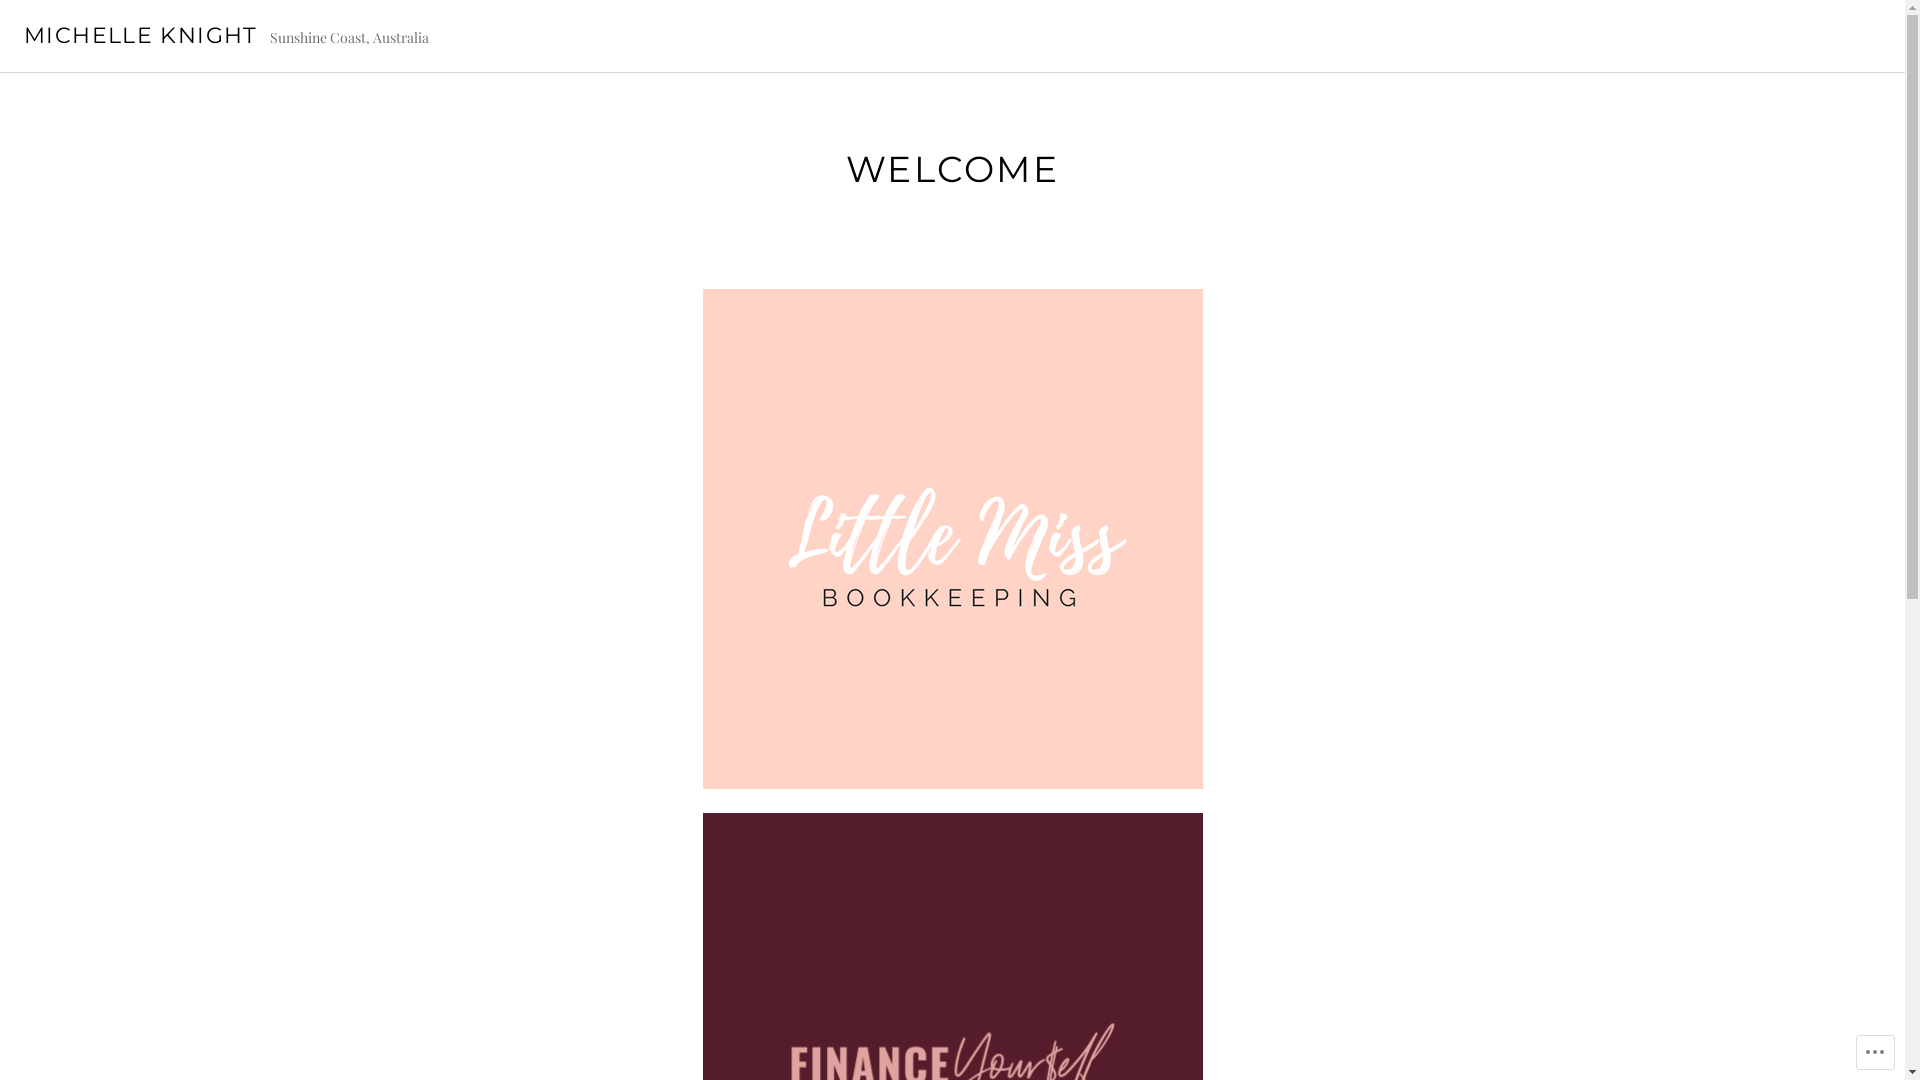  Describe the element at coordinates (139, 35) in the screenshot. I see `'MICHELLE KNIGHT'` at that location.